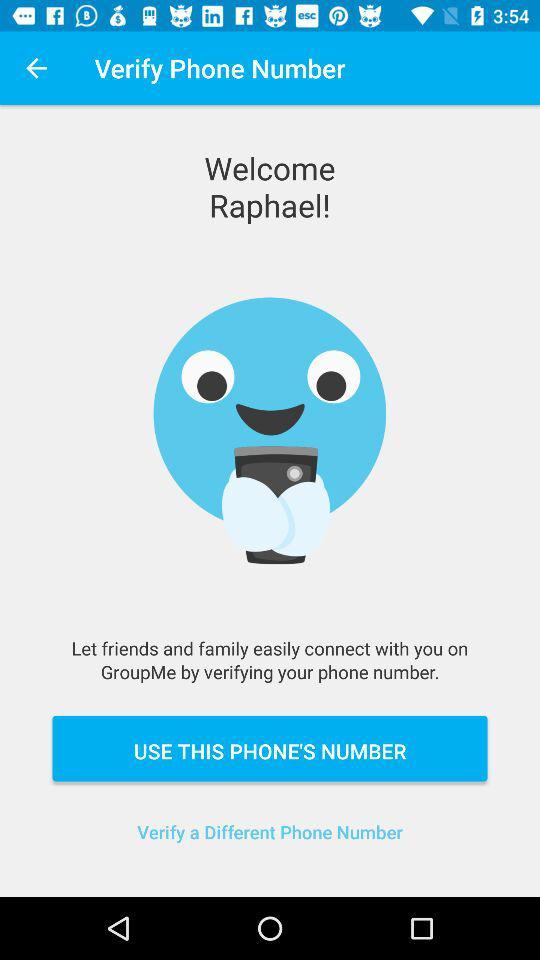 The image size is (540, 960). I want to click on icon below the use this phone item, so click(270, 843).